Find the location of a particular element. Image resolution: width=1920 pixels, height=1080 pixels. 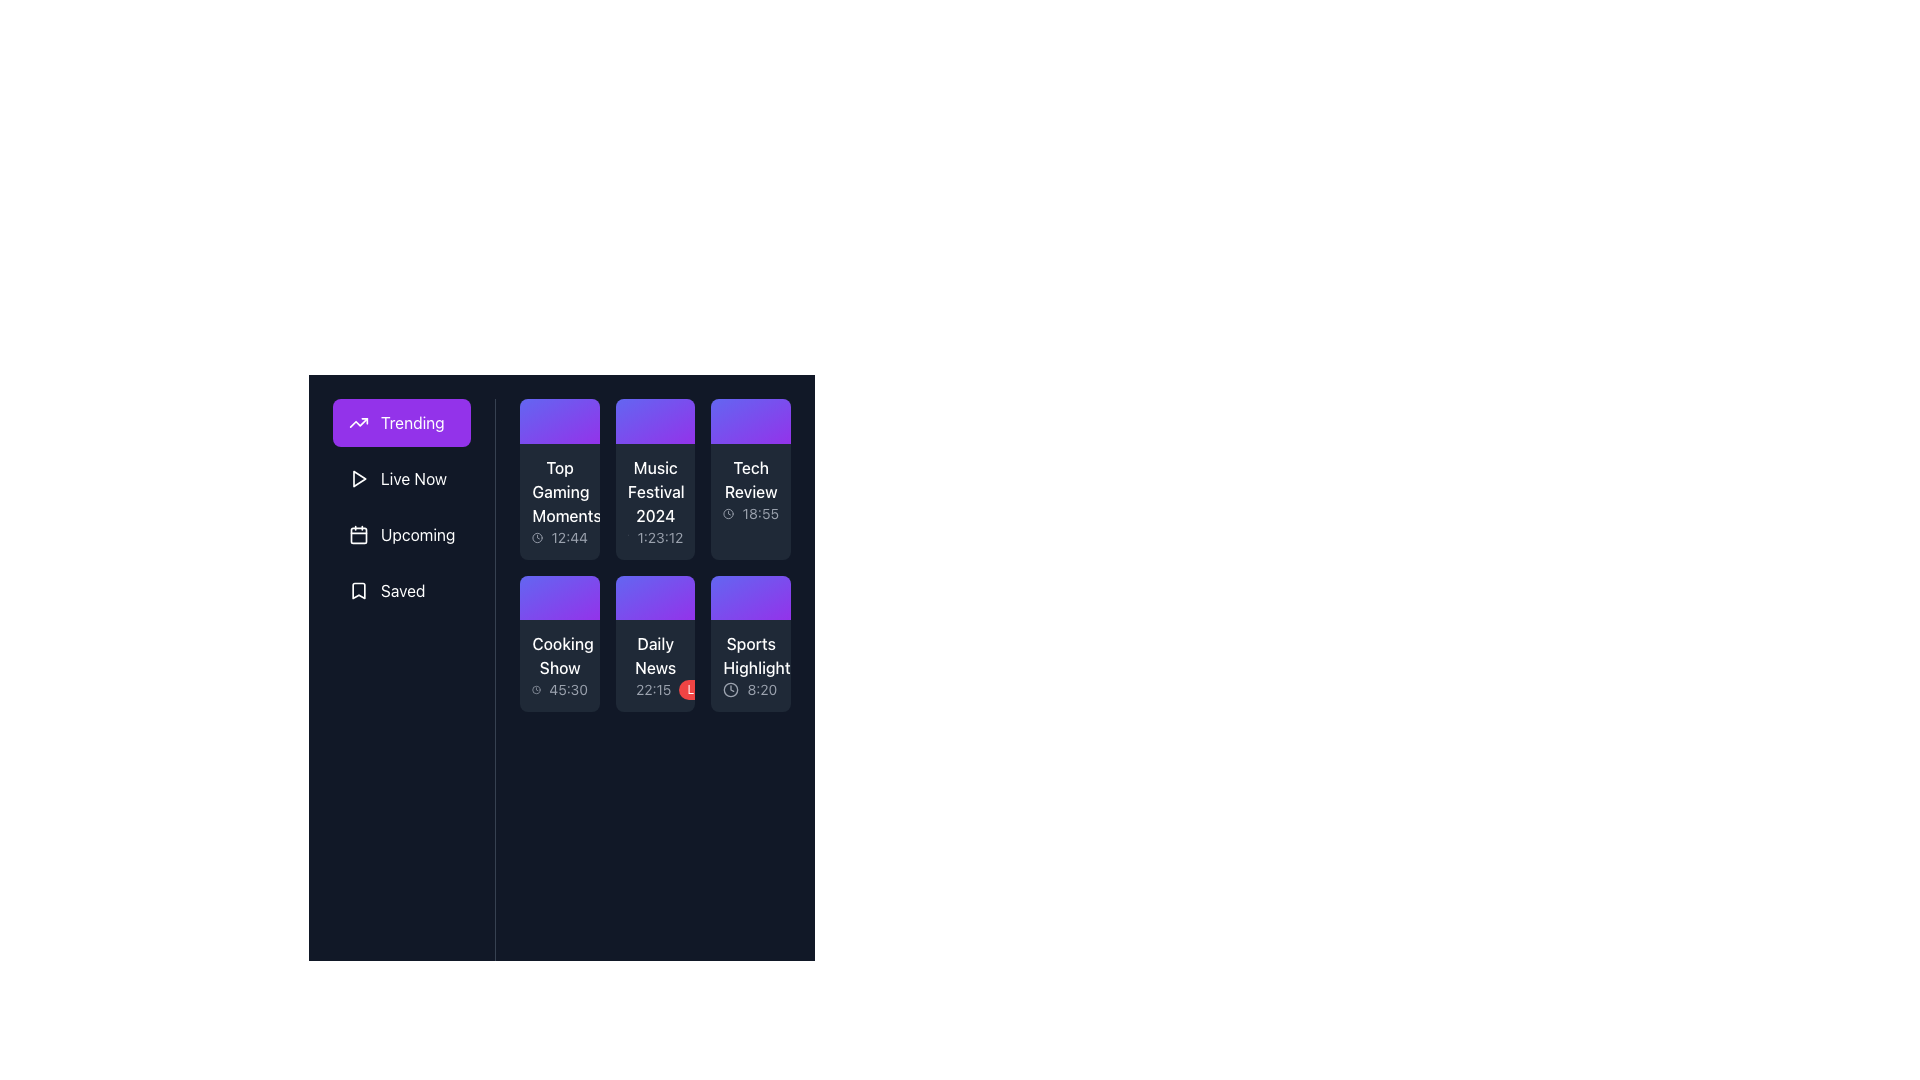

the graphical icon representing trending movement located in the highlighted 'Trending' sidebar section is located at coordinates (359, 422).